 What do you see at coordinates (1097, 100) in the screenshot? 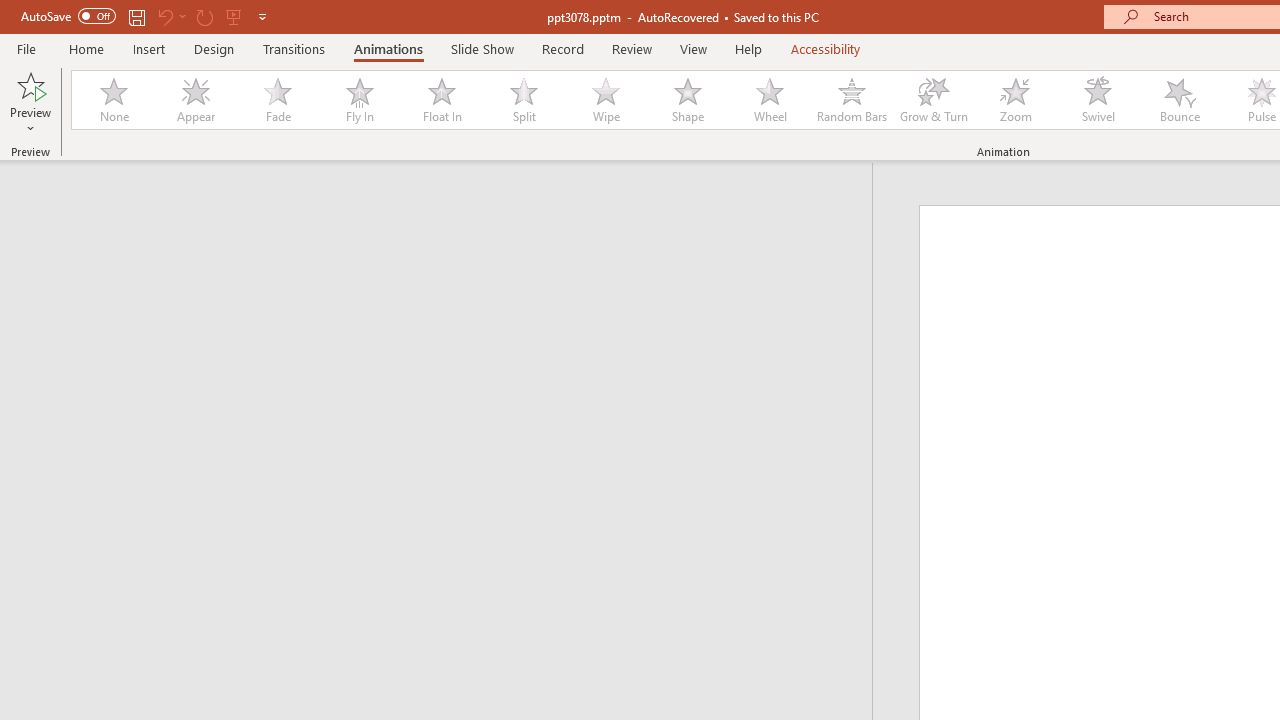
I see `'Swivel'` at bounding box center [1097, 100].